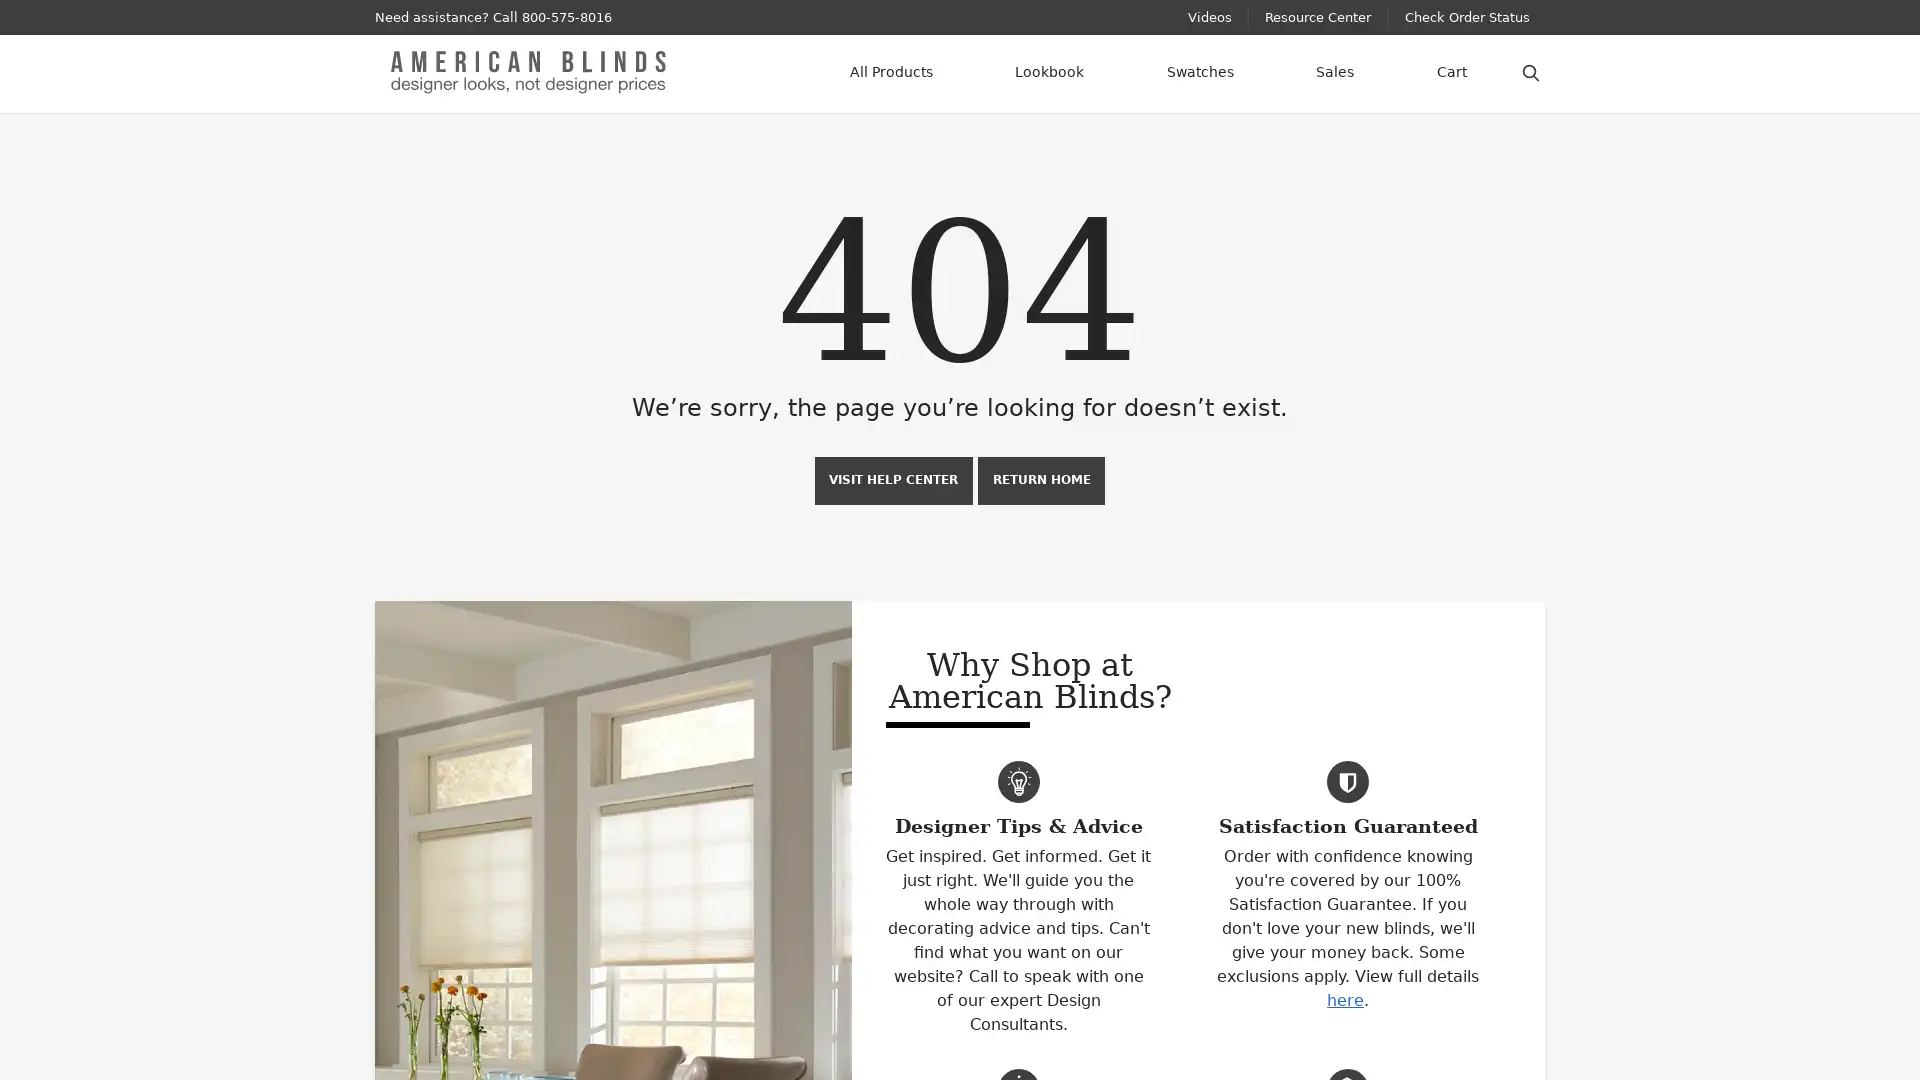 The width and height of the screenshot is (1920, 1080). What do you see at coordinates (662, 16) in the screenshot?
I see `OR LIVE CHAT` at bounding box center [662, 16].